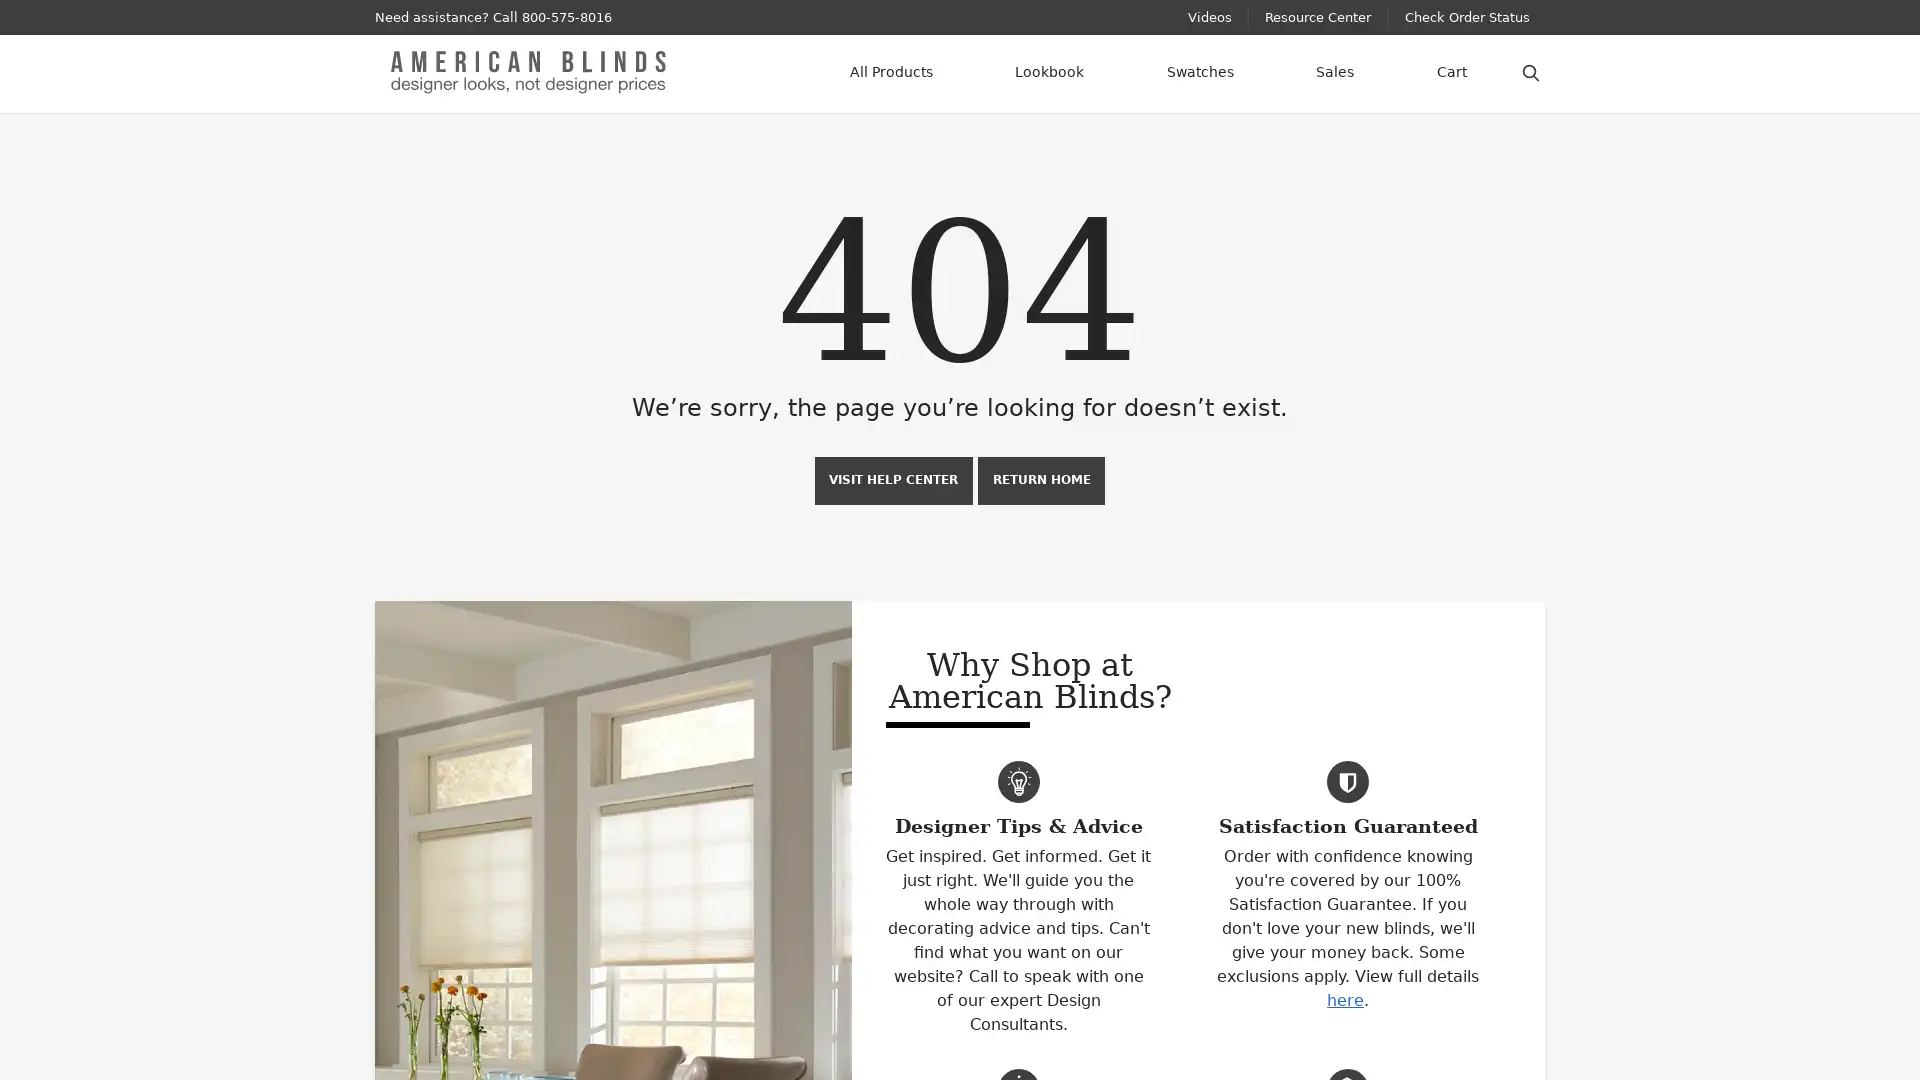 The width and height of the screenshot is (1920, 1080). What do you see at coordinates (662, 16) in the screenshot?
I see `OR LIVE CHAT` at bounding box center [662, 16].